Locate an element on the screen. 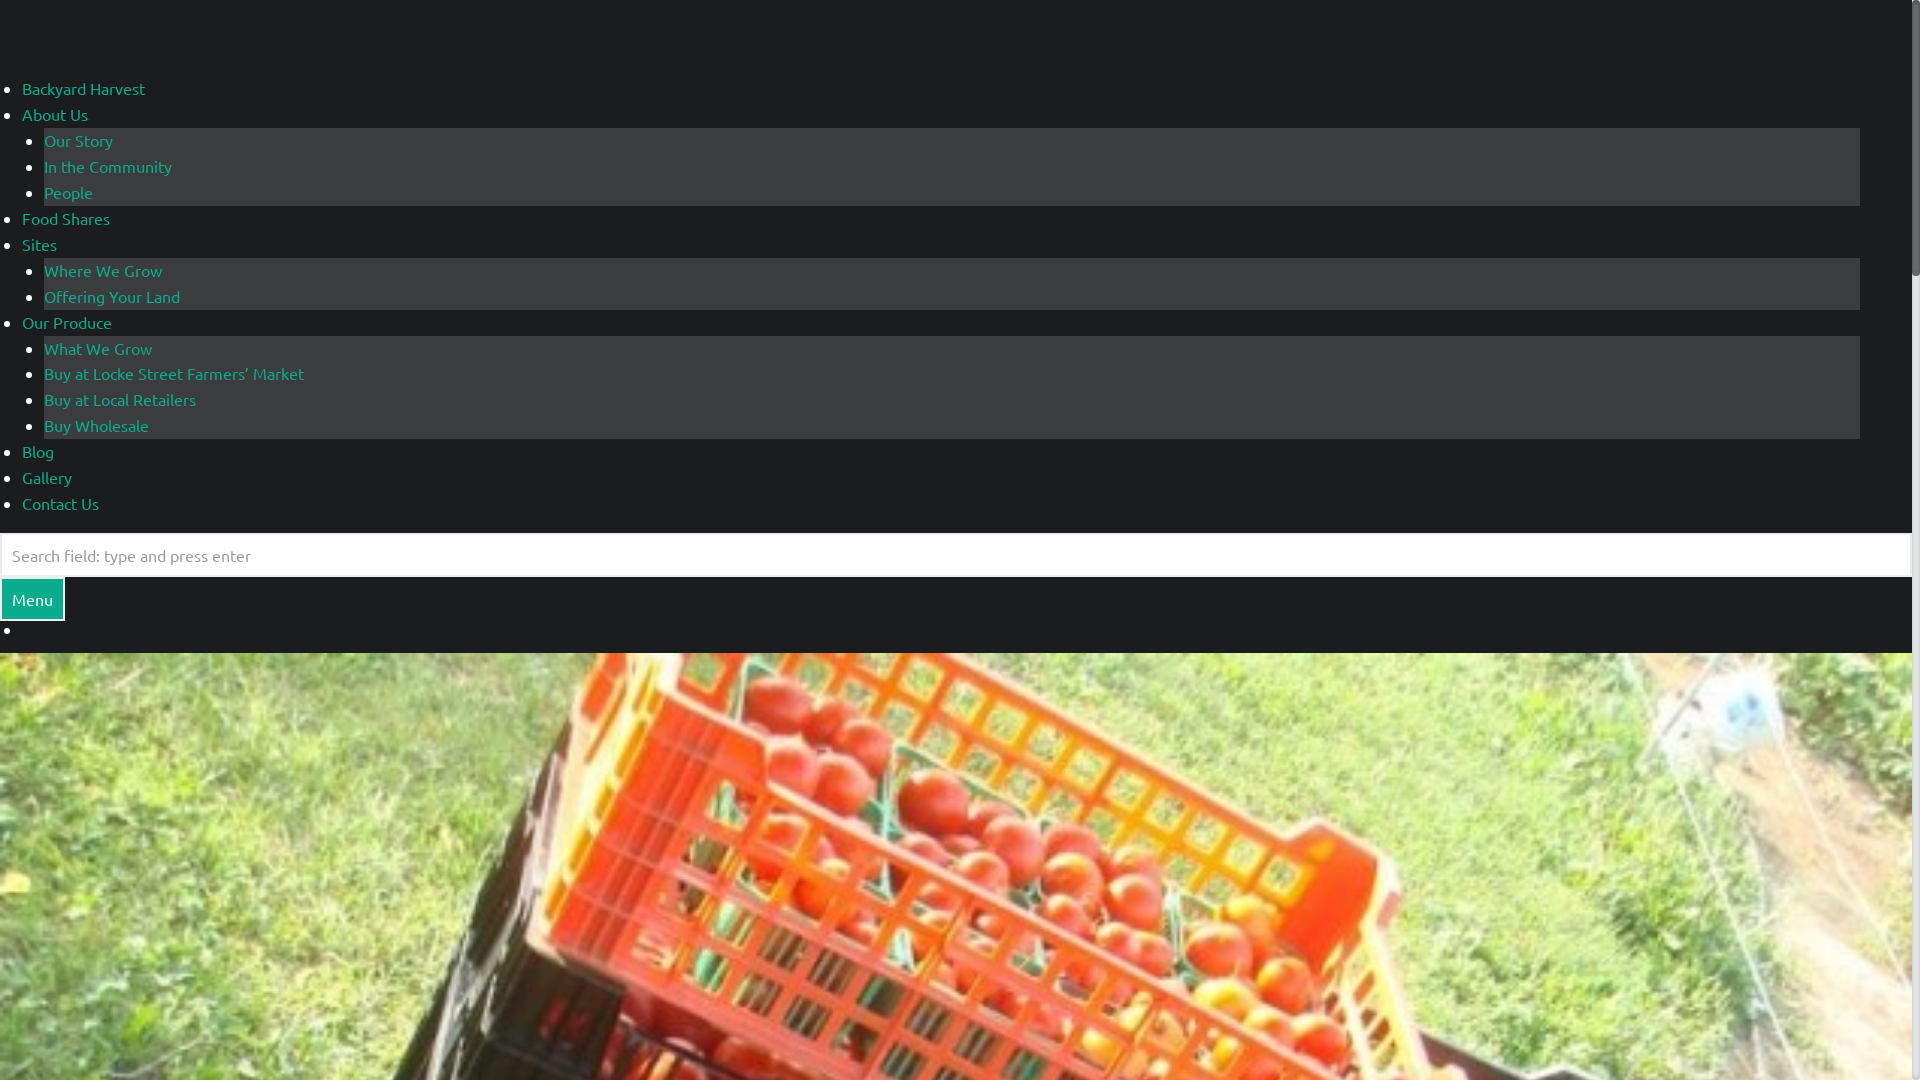 The width and height of the screenshot is (1920, 1080). 'Gallery' is located at coordinates (47, 477).